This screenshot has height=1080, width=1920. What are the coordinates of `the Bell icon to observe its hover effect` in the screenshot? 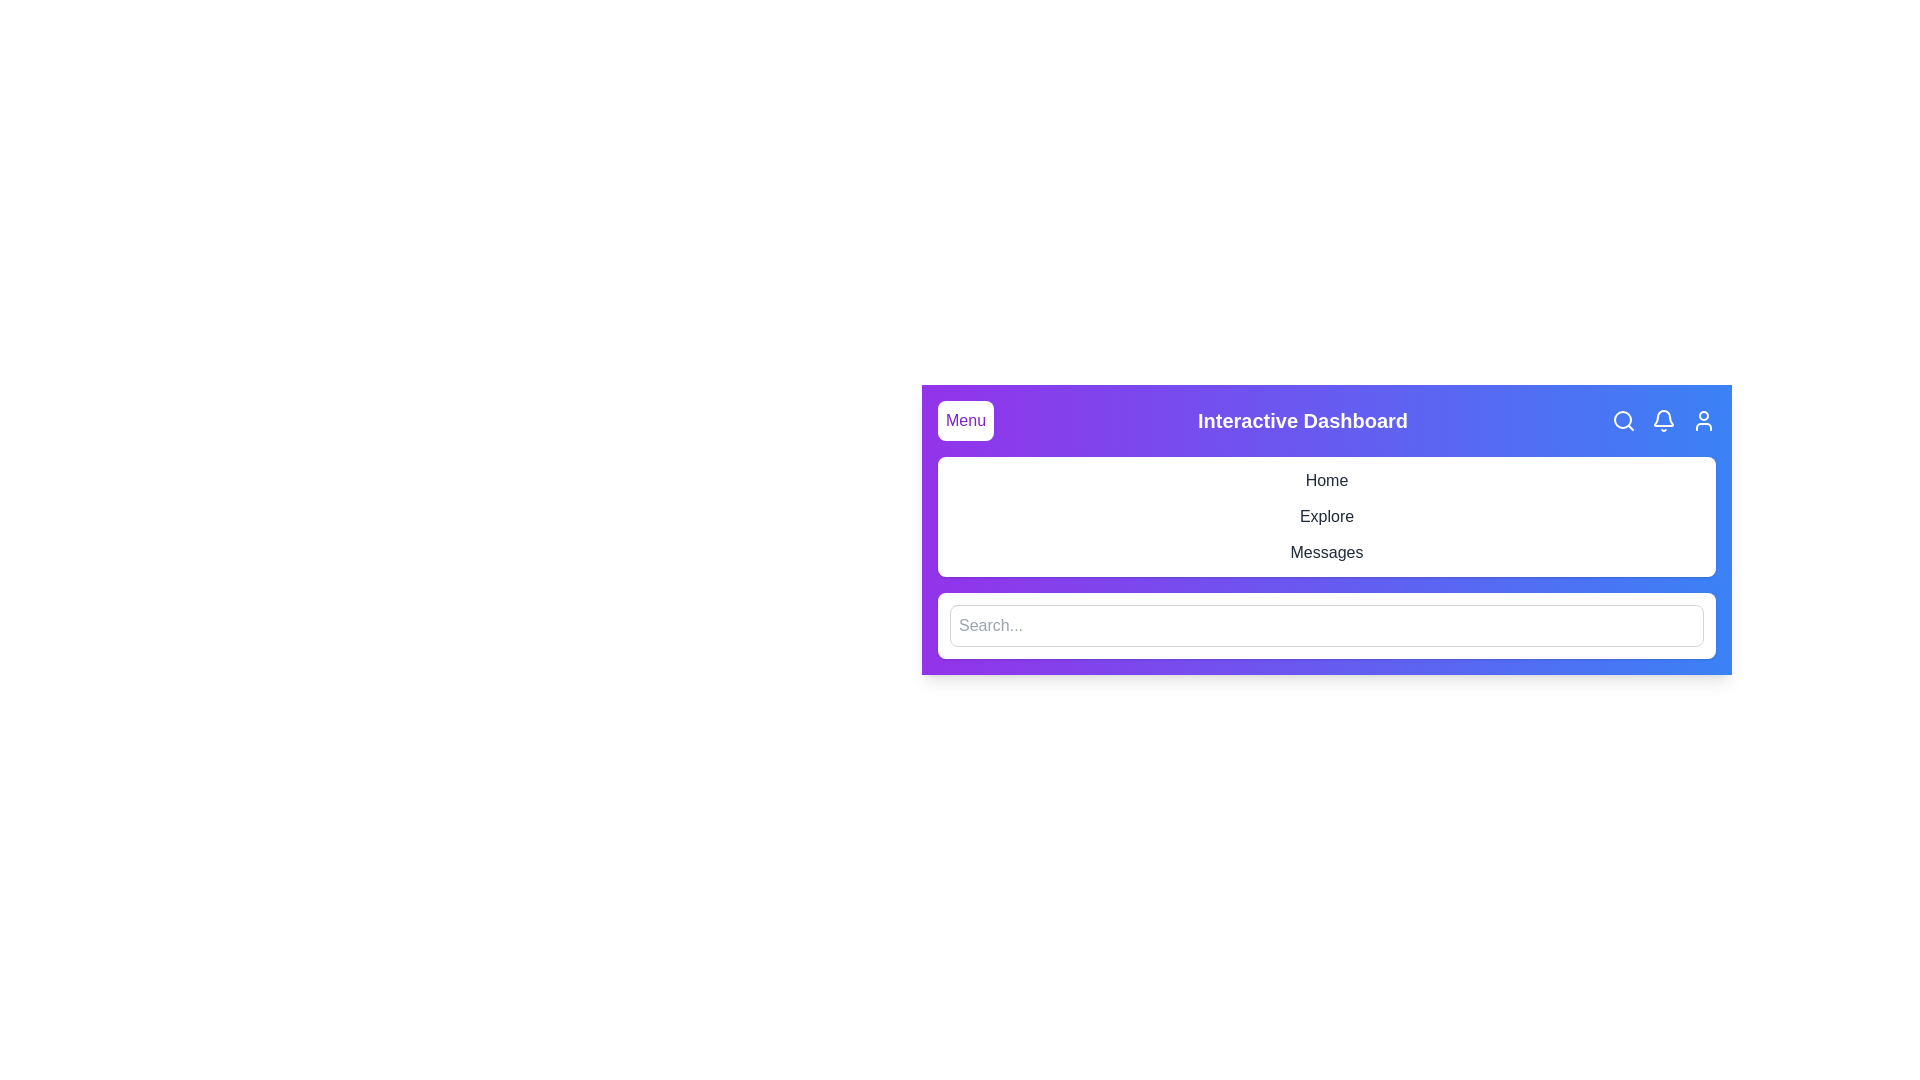 It's located at (1664, 419).